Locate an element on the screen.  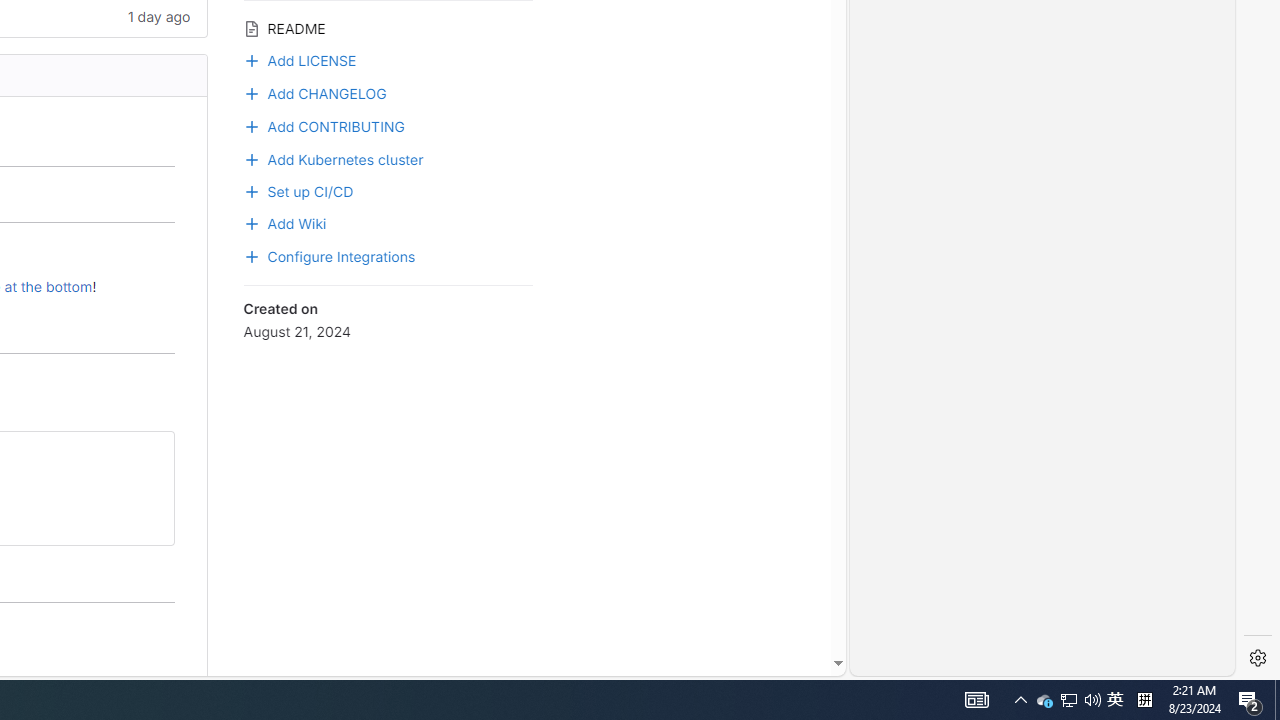
'Configure Integrations' is located at coordinates (329, 254).